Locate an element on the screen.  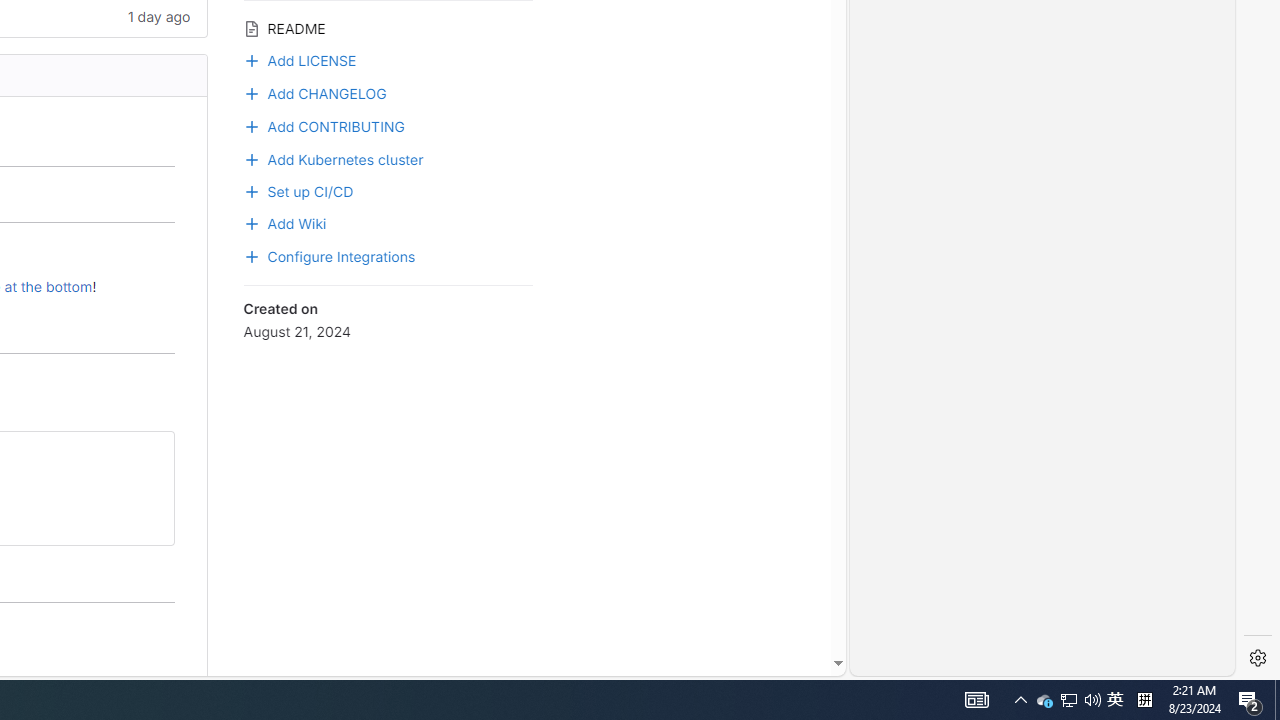
'Configure Integrations' is located at coordinates (329, 254).